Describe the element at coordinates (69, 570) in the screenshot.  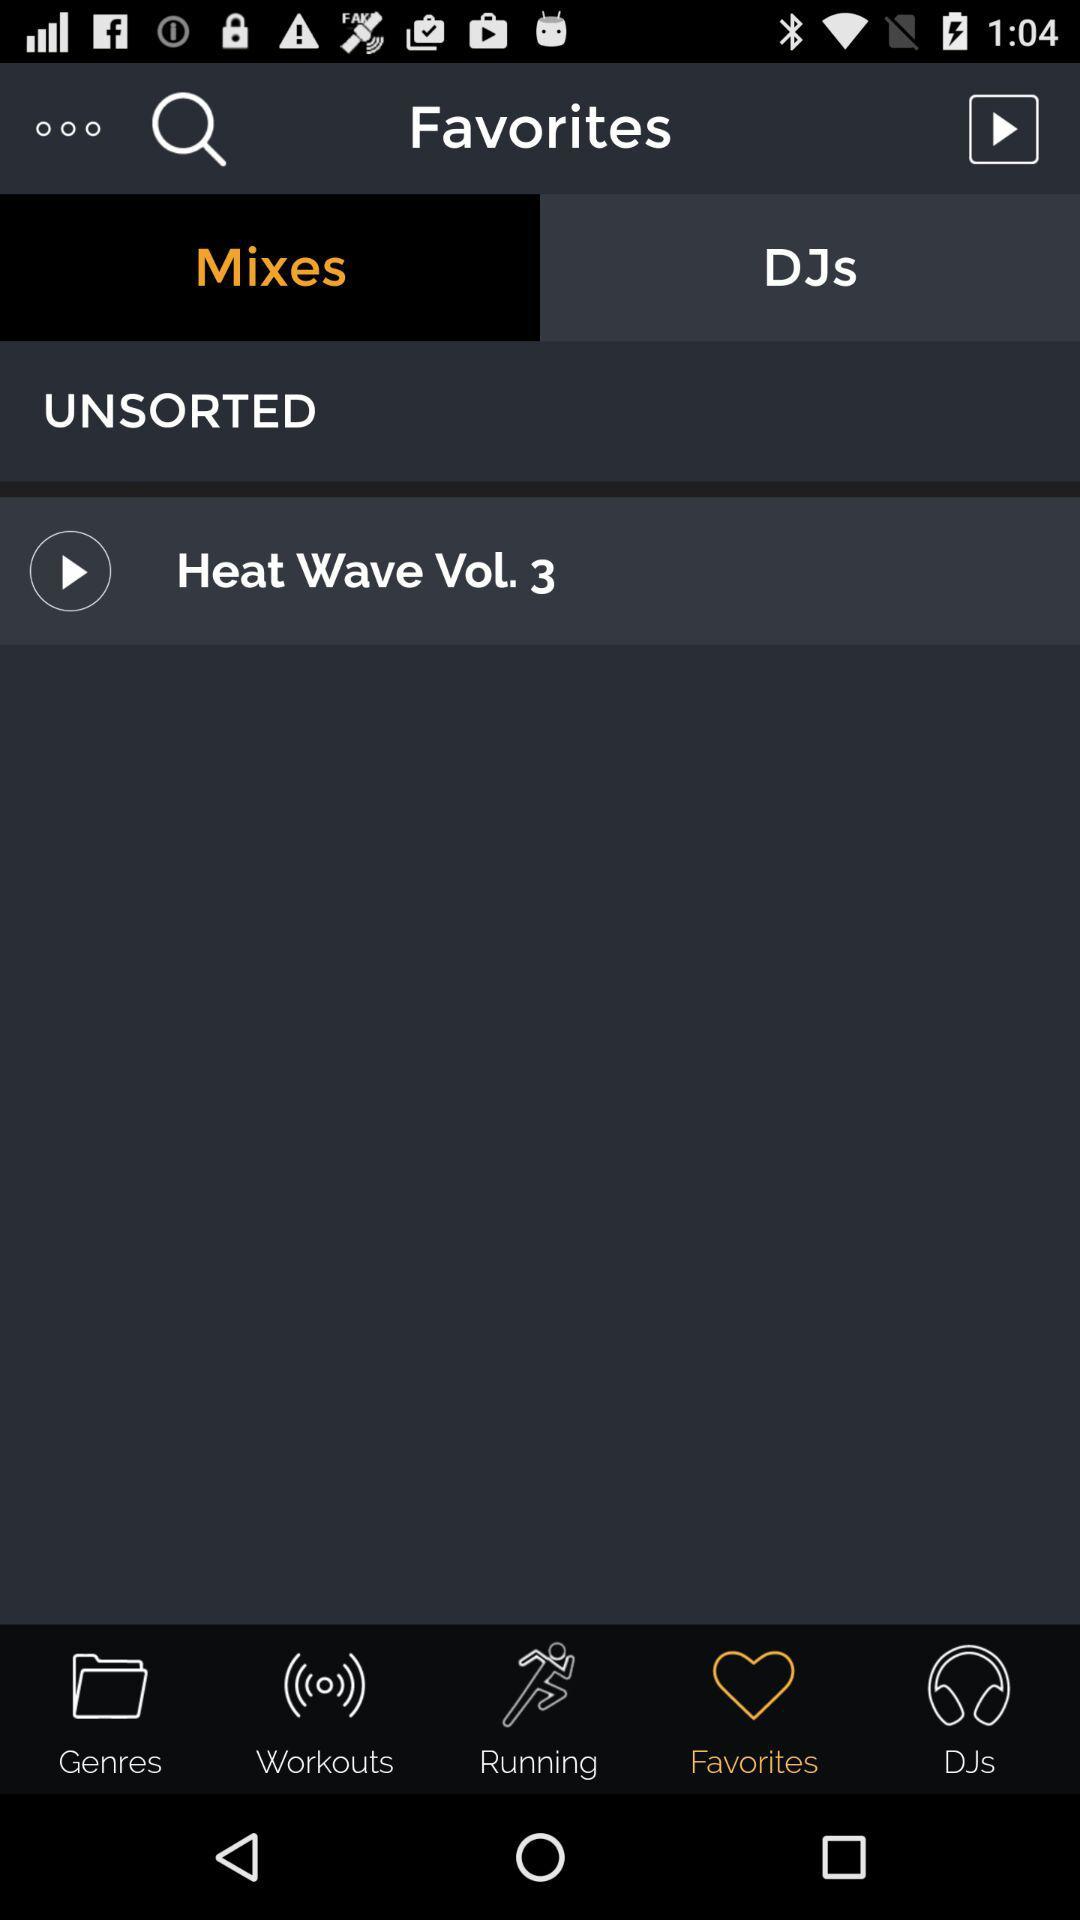
I see `icon next to the heat wave vol` at that location.